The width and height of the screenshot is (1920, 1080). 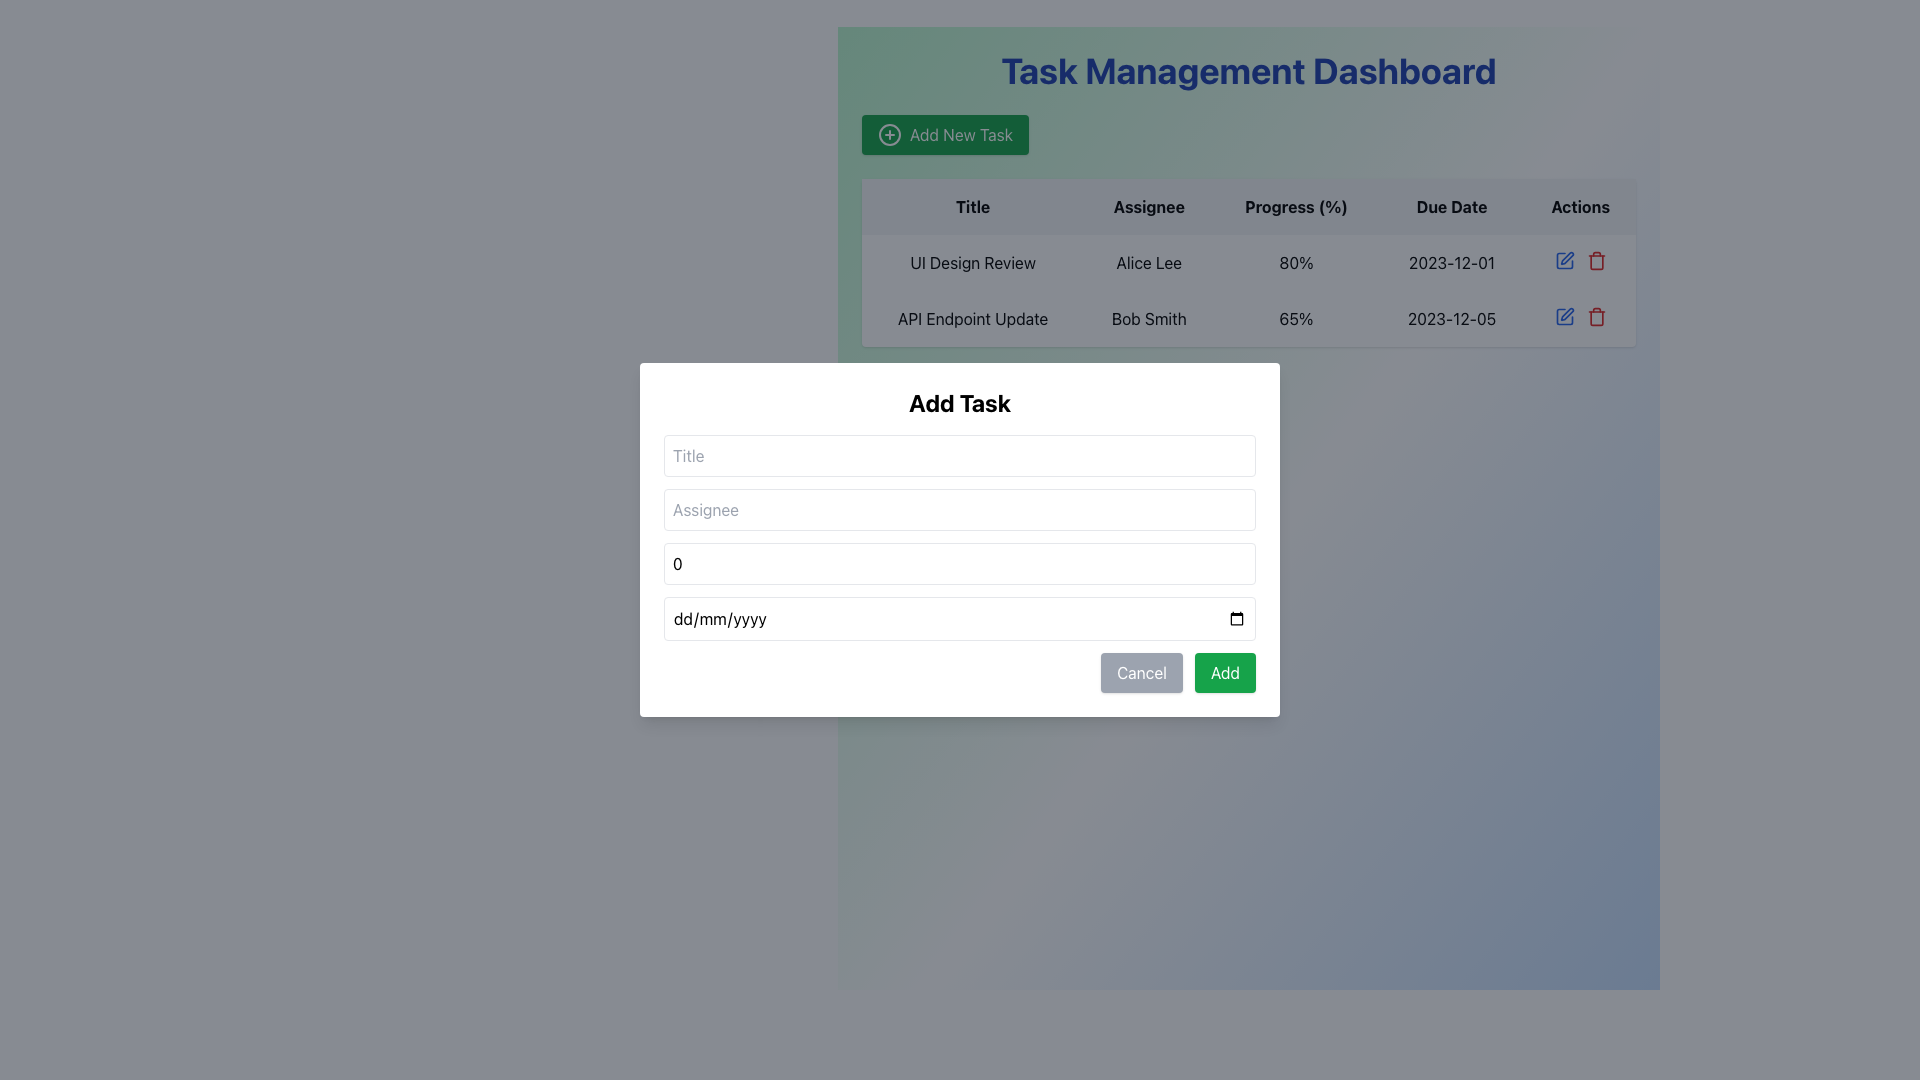 I want to click on the circular gray ring icon with a '+' sign, located to the left of the text 'Add New Task' in the green button, so click(x=888, y=135).